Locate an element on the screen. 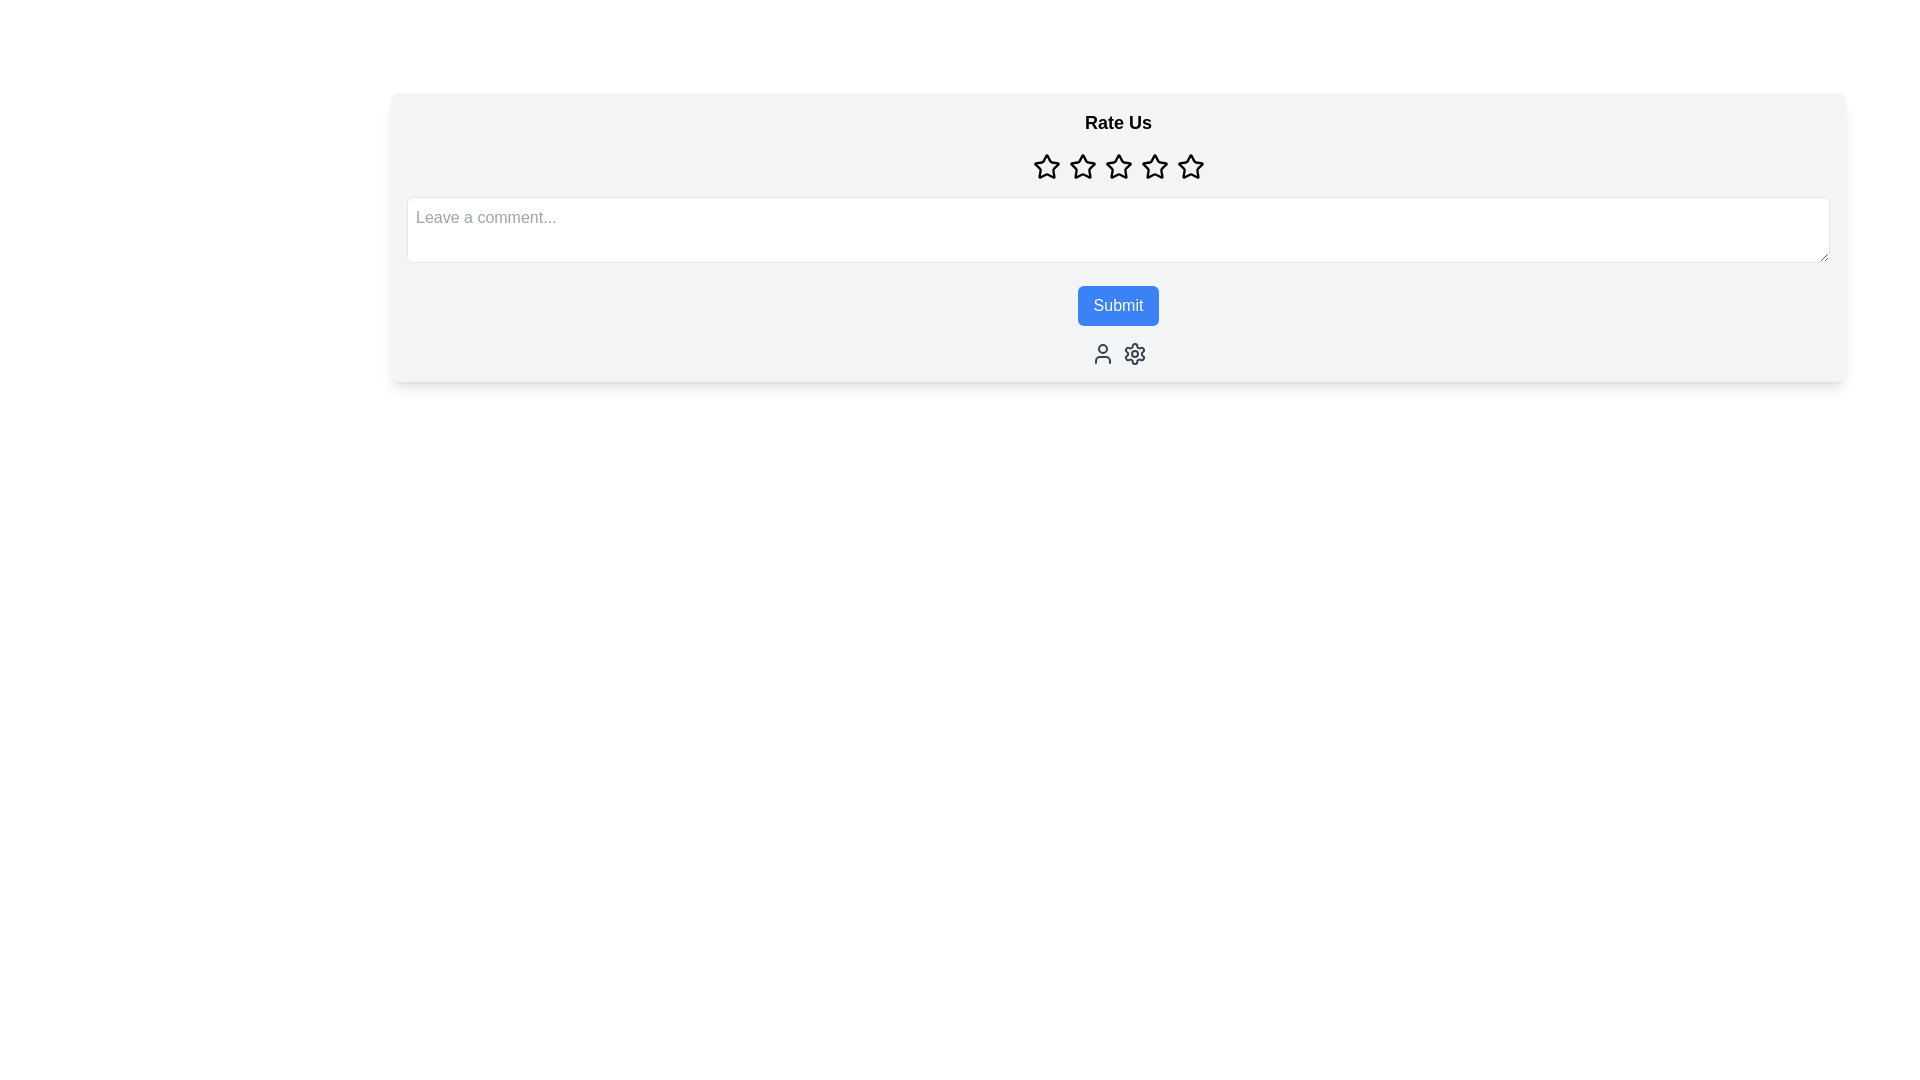 This screenshot has width=1920, height=1080. the second star icon in the rating system to designate a rating value is located at coordinates (1081, 165).